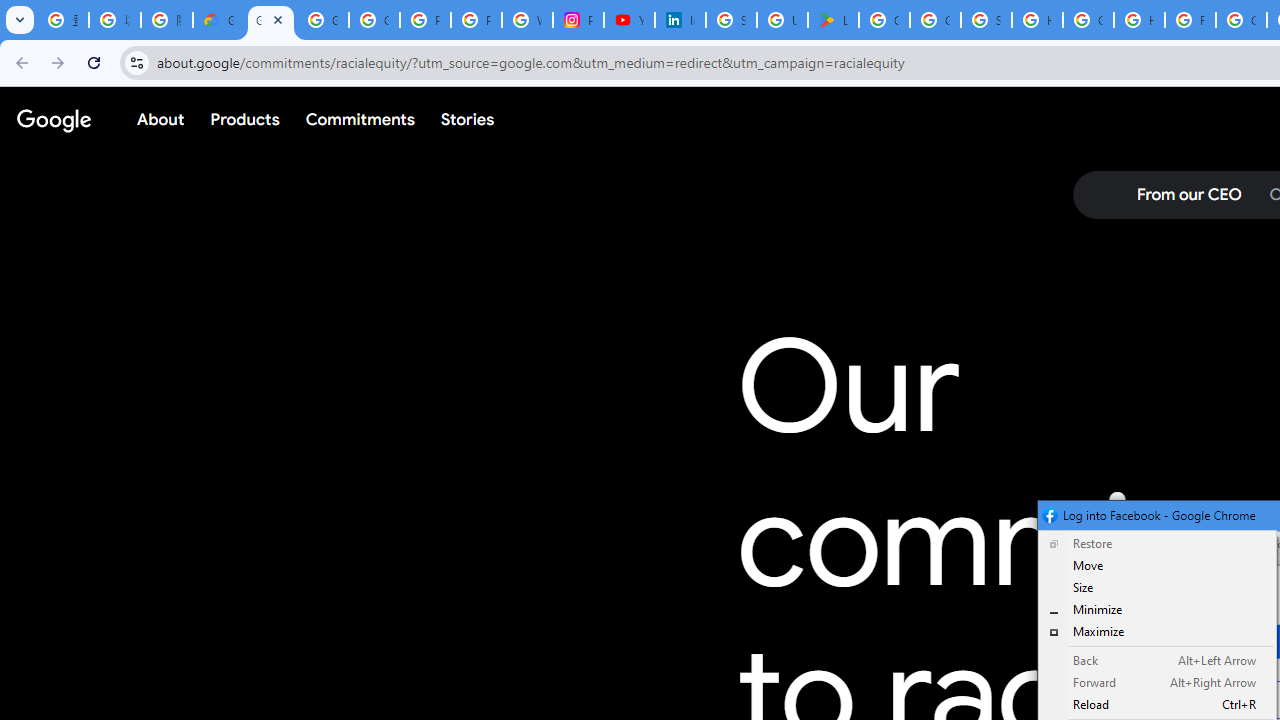 The image size is (1280, 720). What do you see at coordinates (1157, 703) in the screenshot?
I see `'Reload	Ctrl+R'` at bounding box center [1157, 703].